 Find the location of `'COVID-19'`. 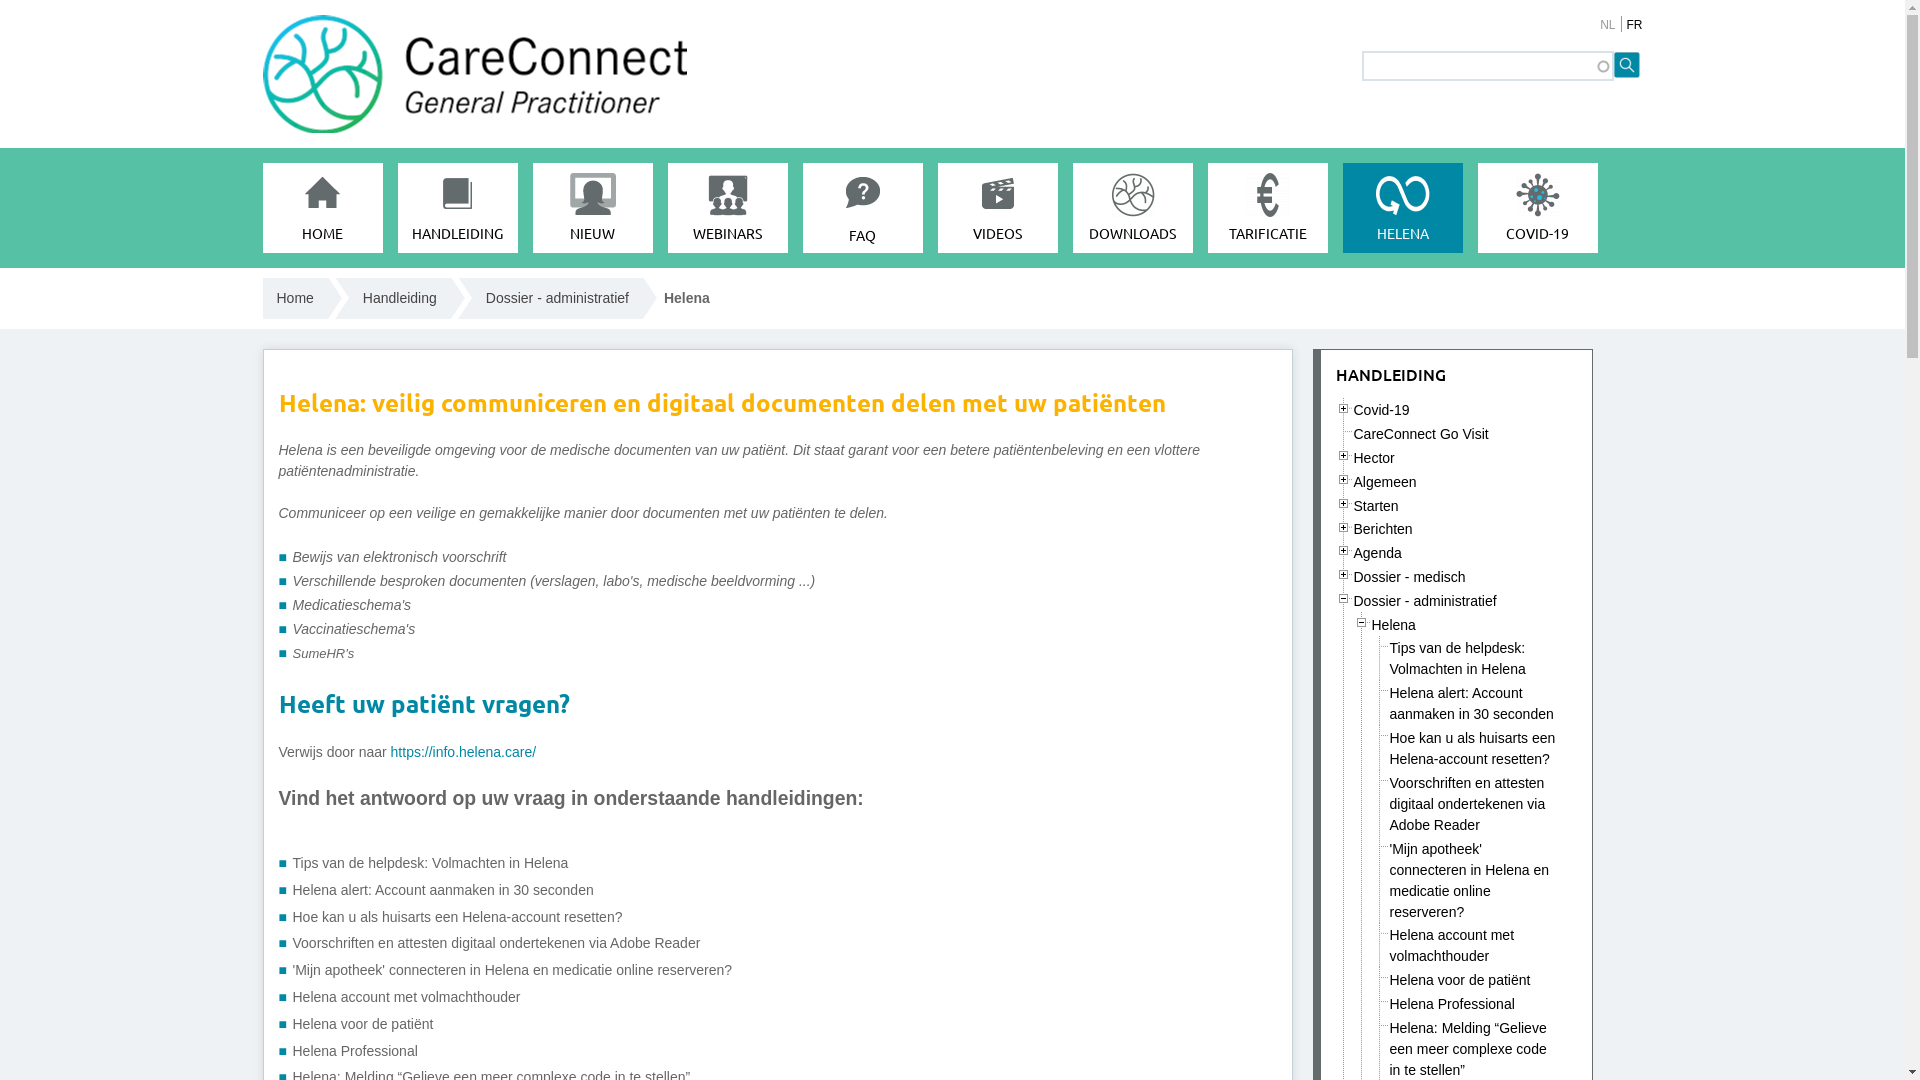

'COVID-19' is located at coordinates (1478, 208).